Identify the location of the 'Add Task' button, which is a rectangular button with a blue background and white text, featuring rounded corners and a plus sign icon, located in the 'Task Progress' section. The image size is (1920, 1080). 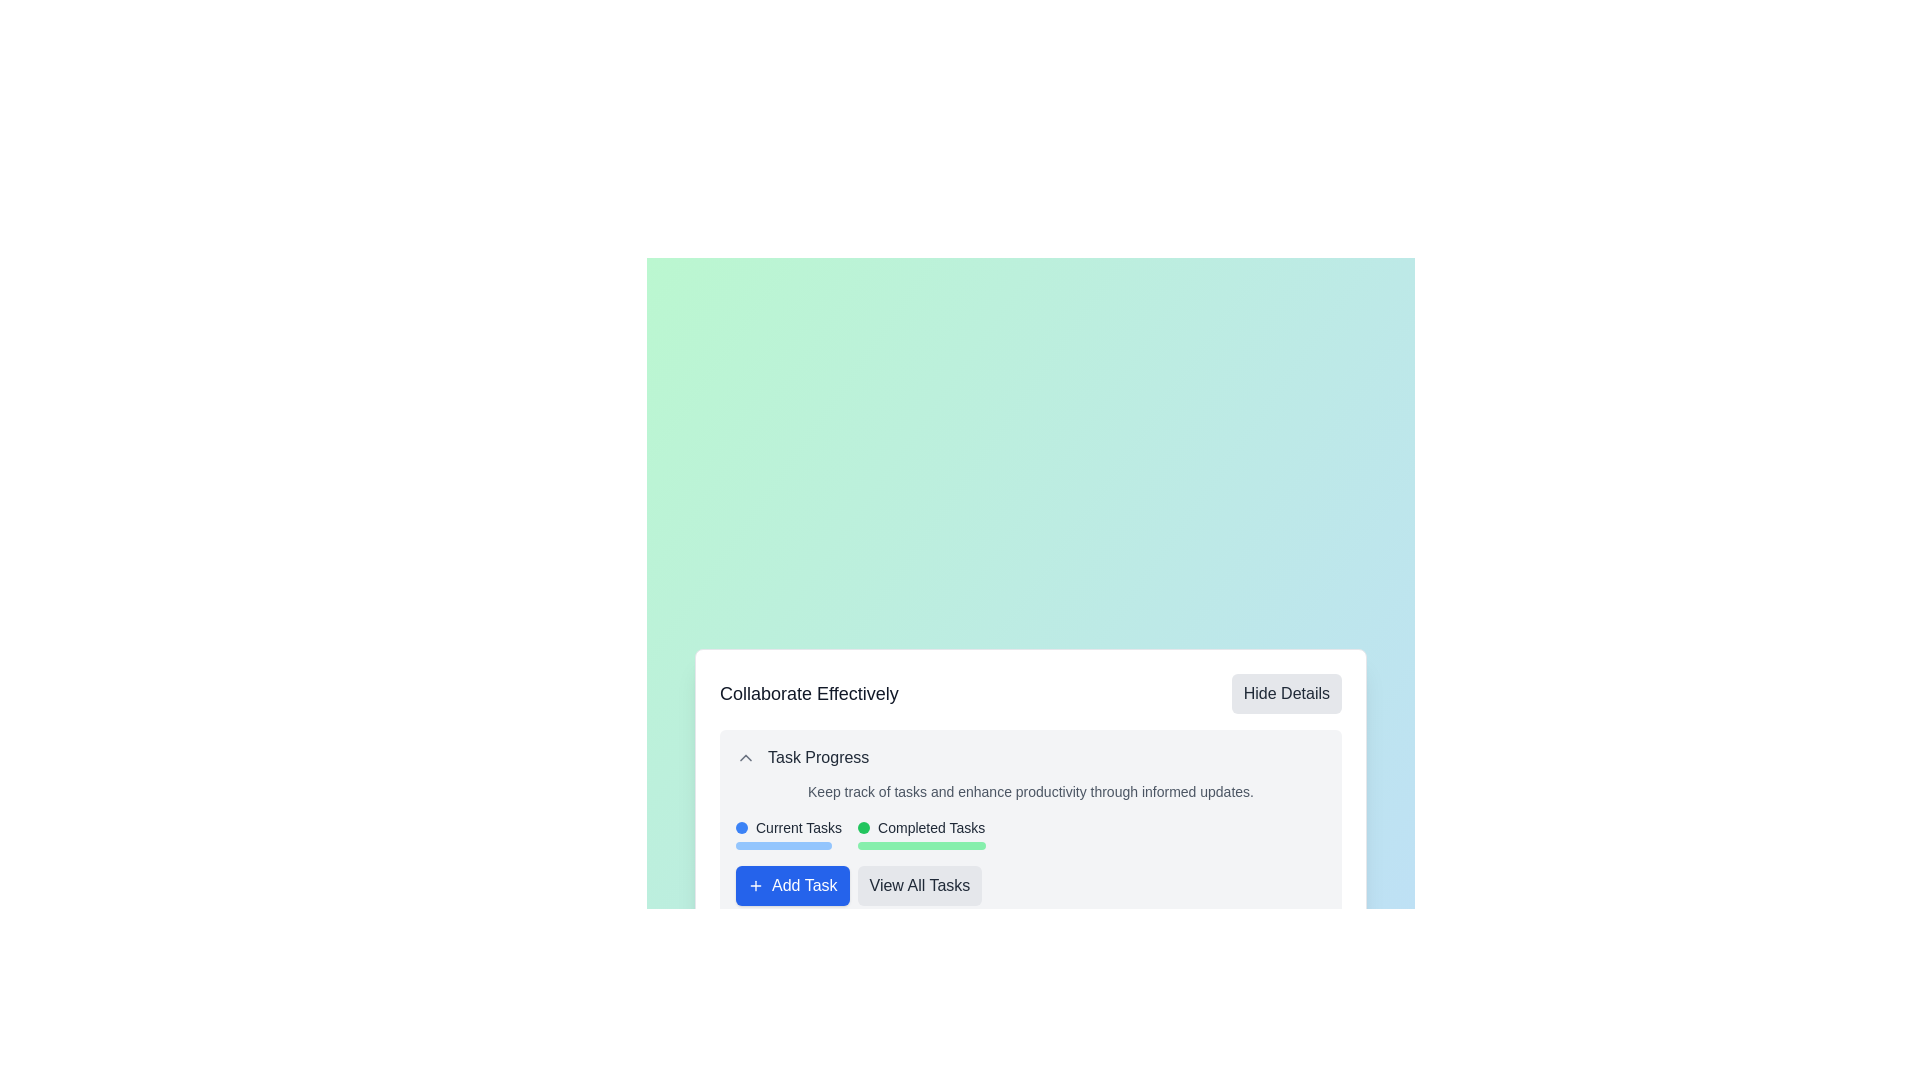
(791, 885).